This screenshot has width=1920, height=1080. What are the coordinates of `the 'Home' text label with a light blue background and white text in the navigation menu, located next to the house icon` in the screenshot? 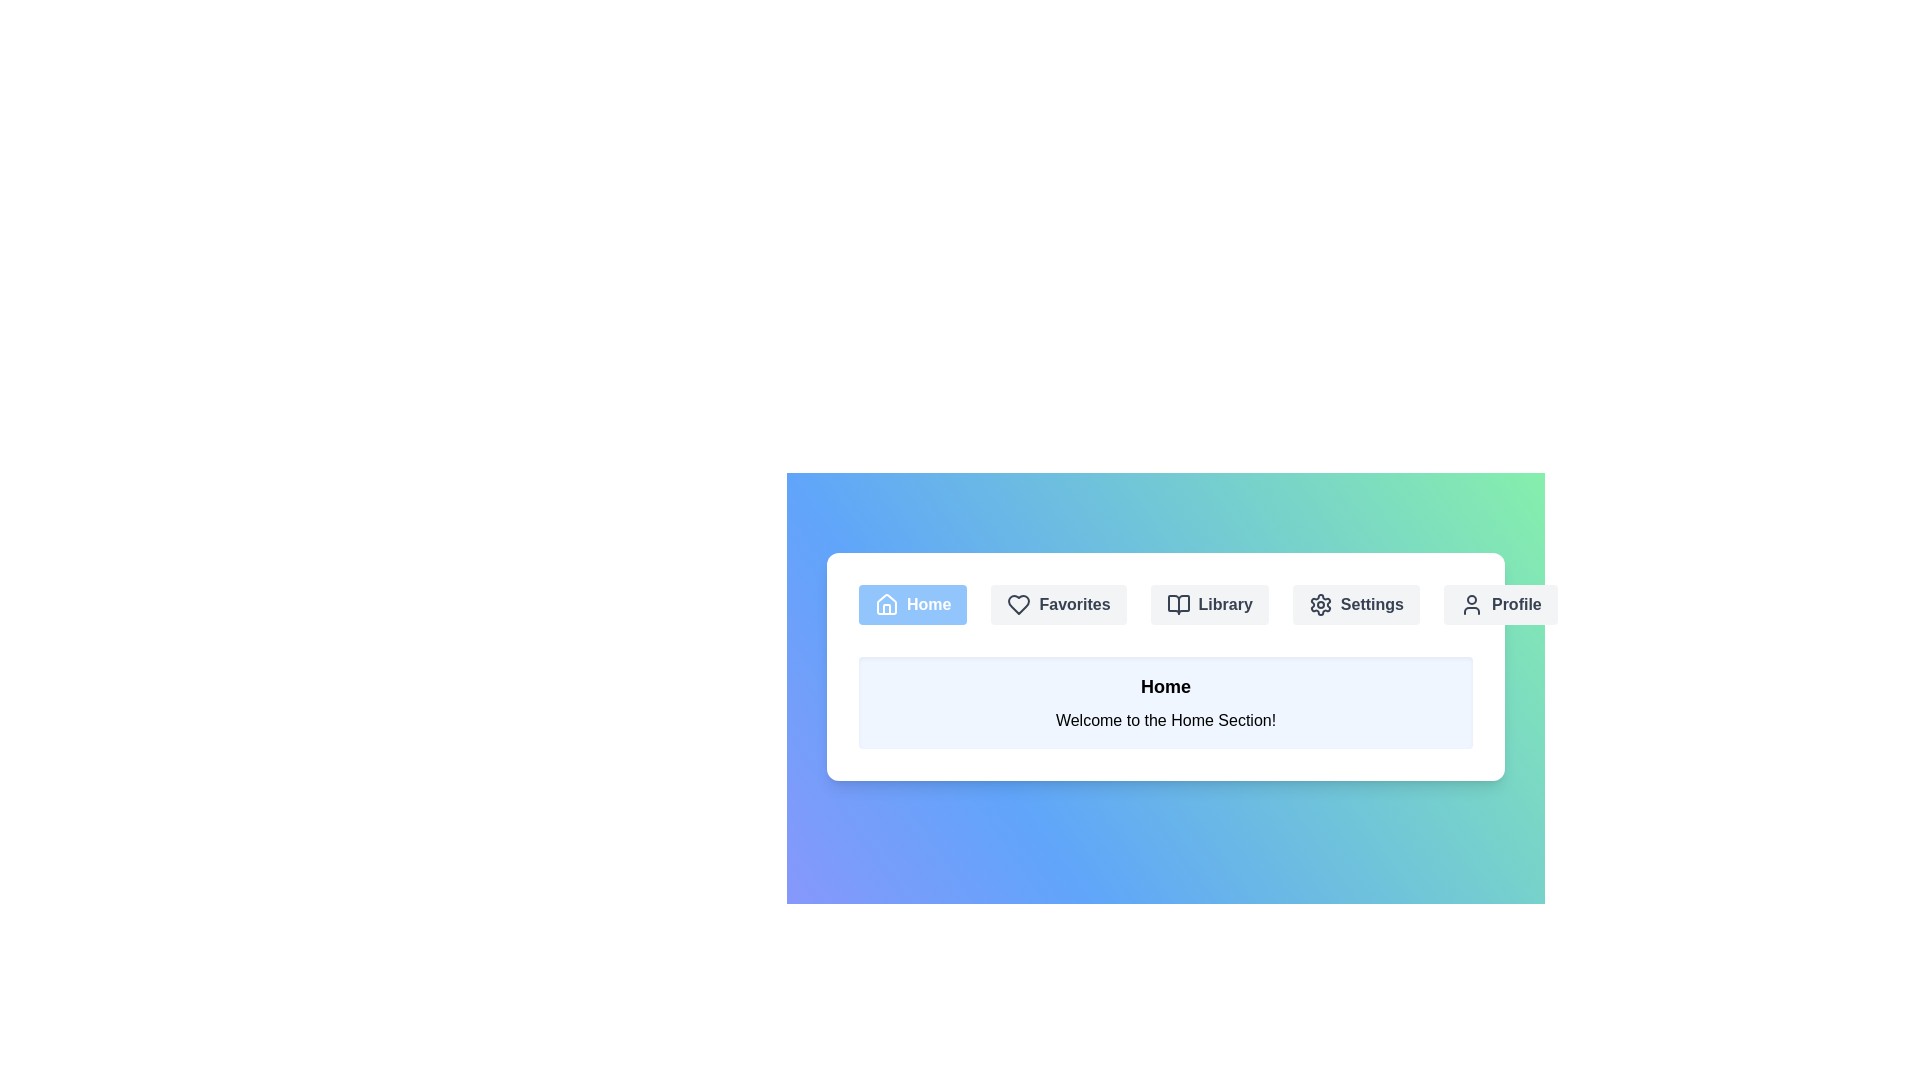 It's located at (928, 604).